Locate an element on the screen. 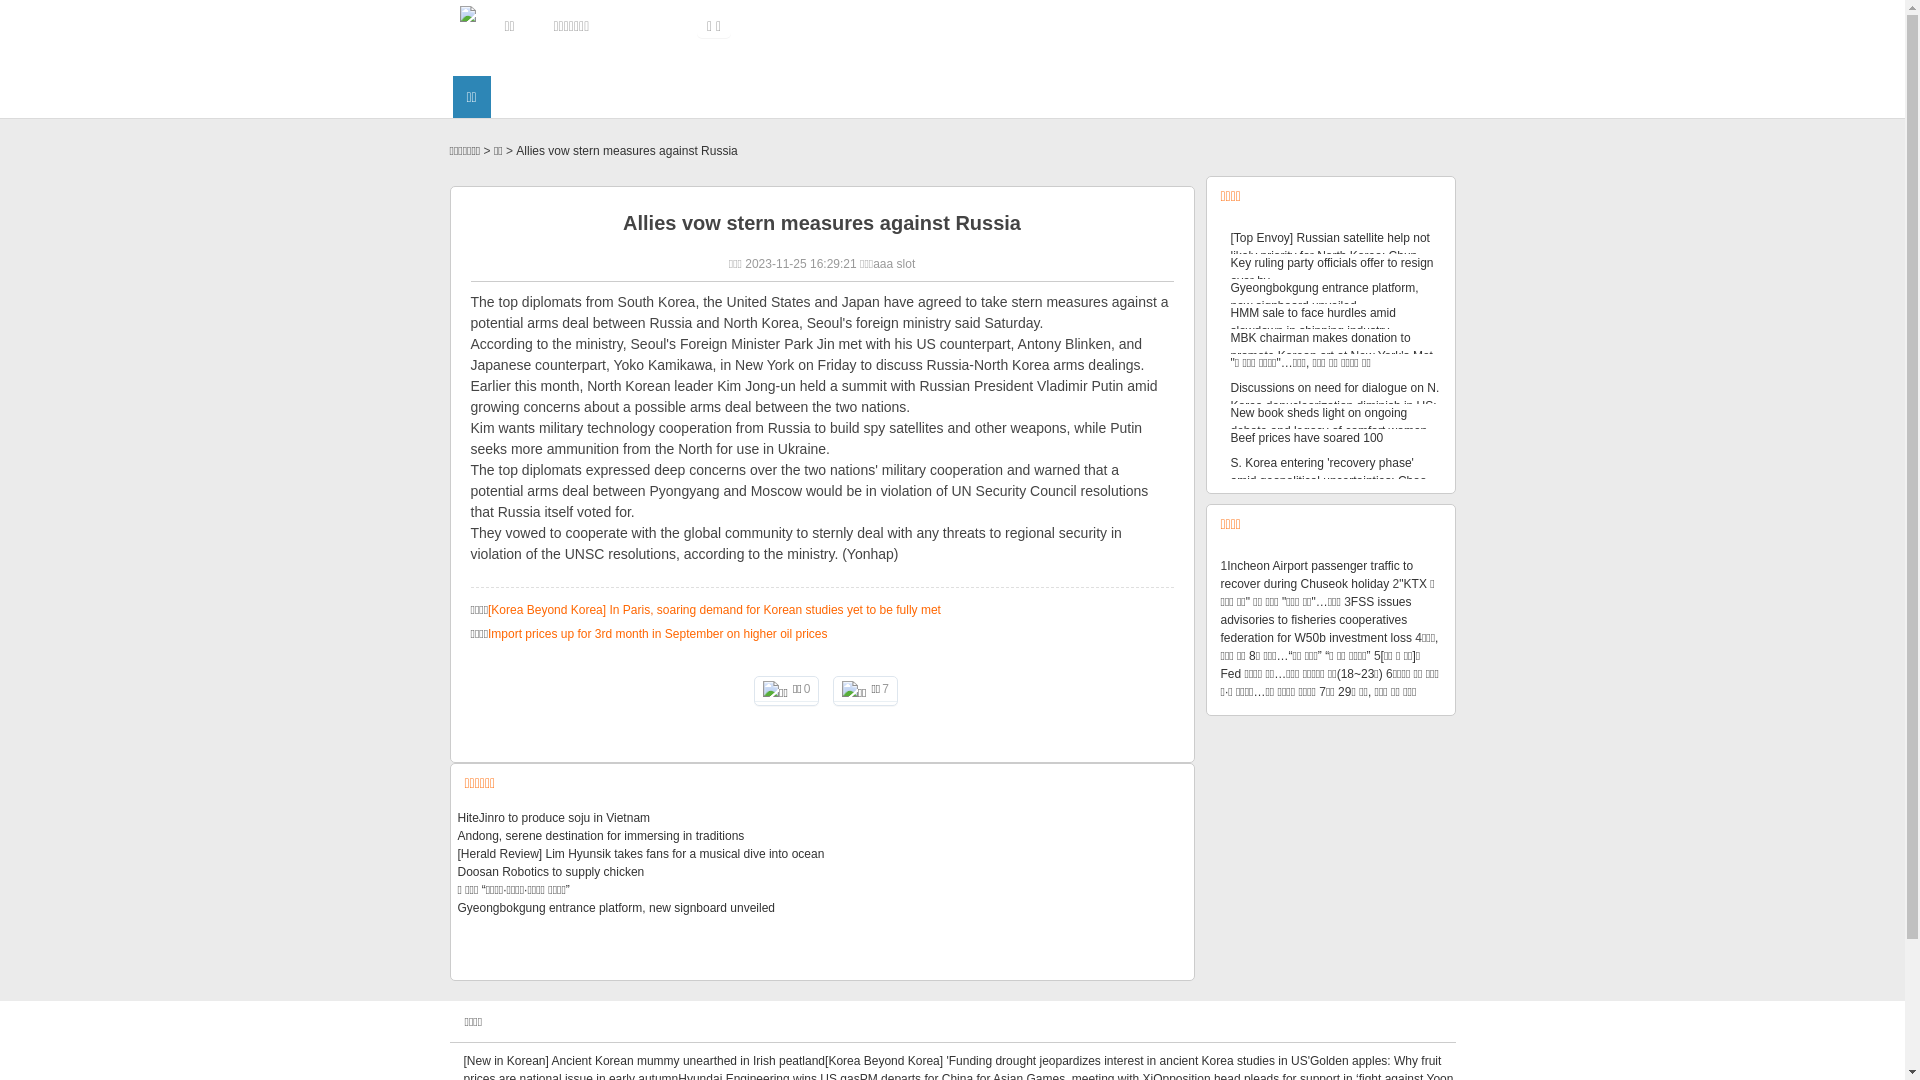  'Doosan Robotics to supply chicken' is located at coordinates (551, 870).